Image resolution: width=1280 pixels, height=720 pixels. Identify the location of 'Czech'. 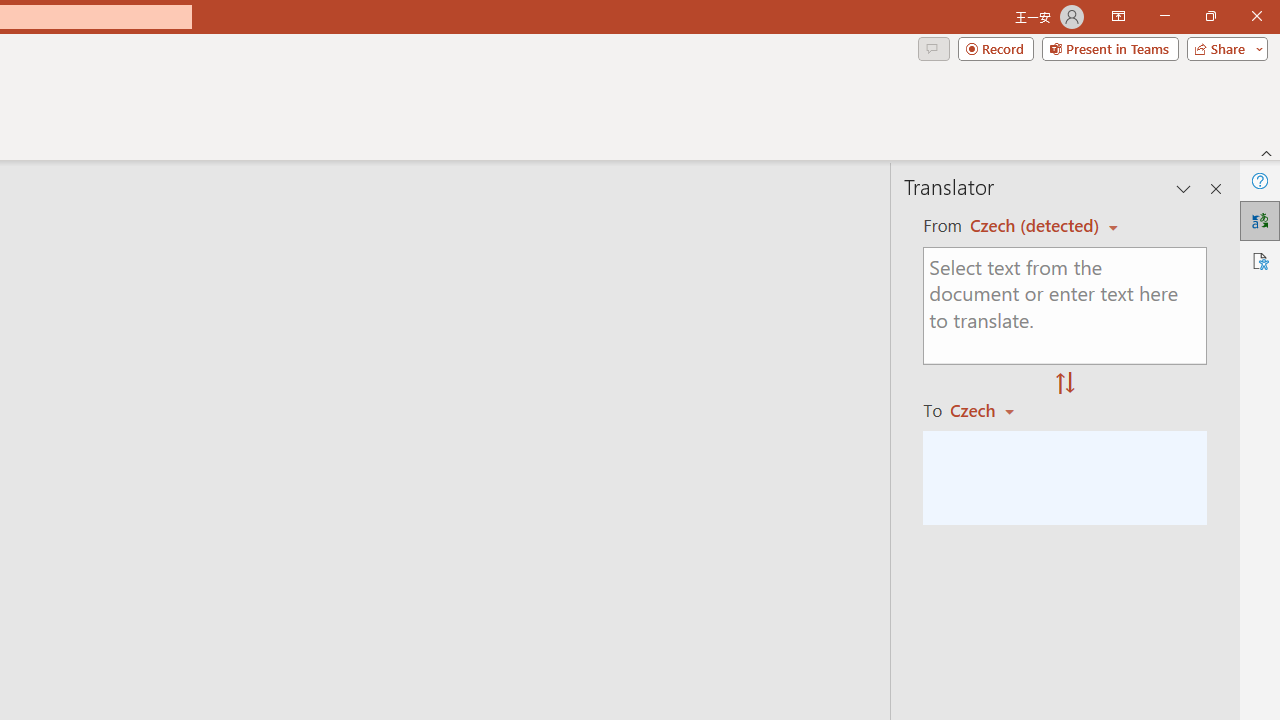
(991, 409).